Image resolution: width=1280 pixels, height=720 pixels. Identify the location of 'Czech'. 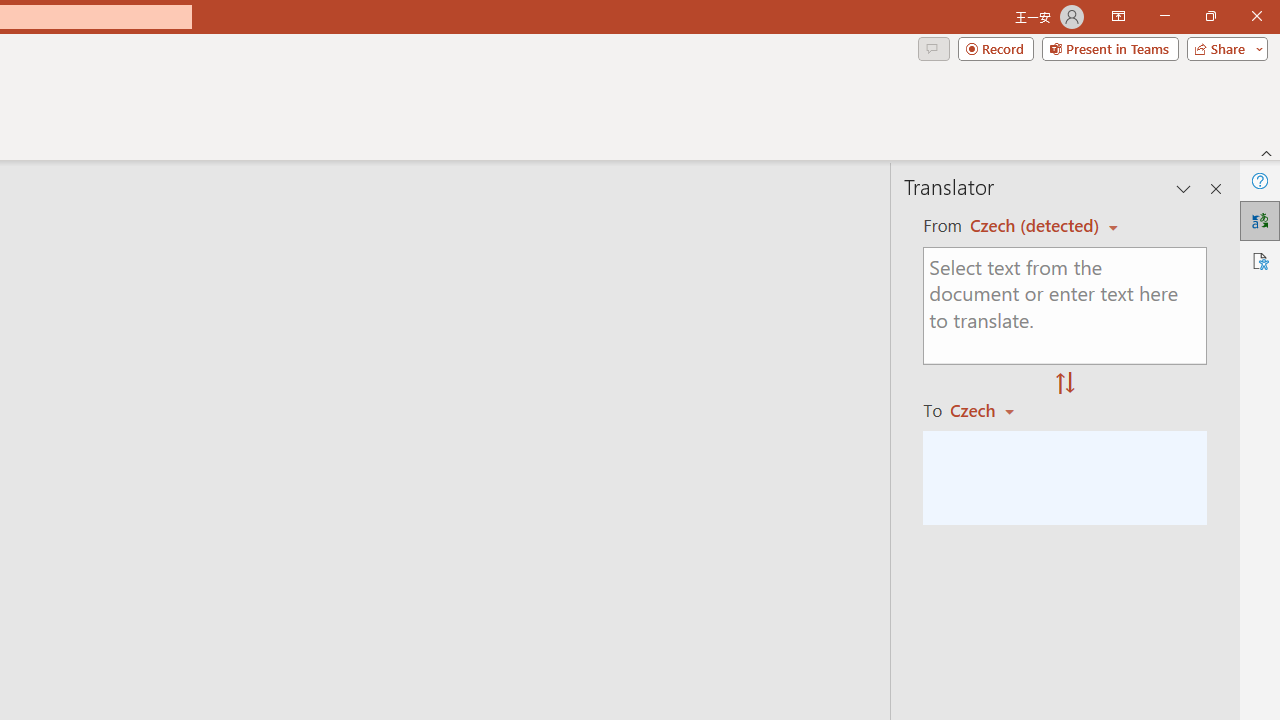
(991, 409).